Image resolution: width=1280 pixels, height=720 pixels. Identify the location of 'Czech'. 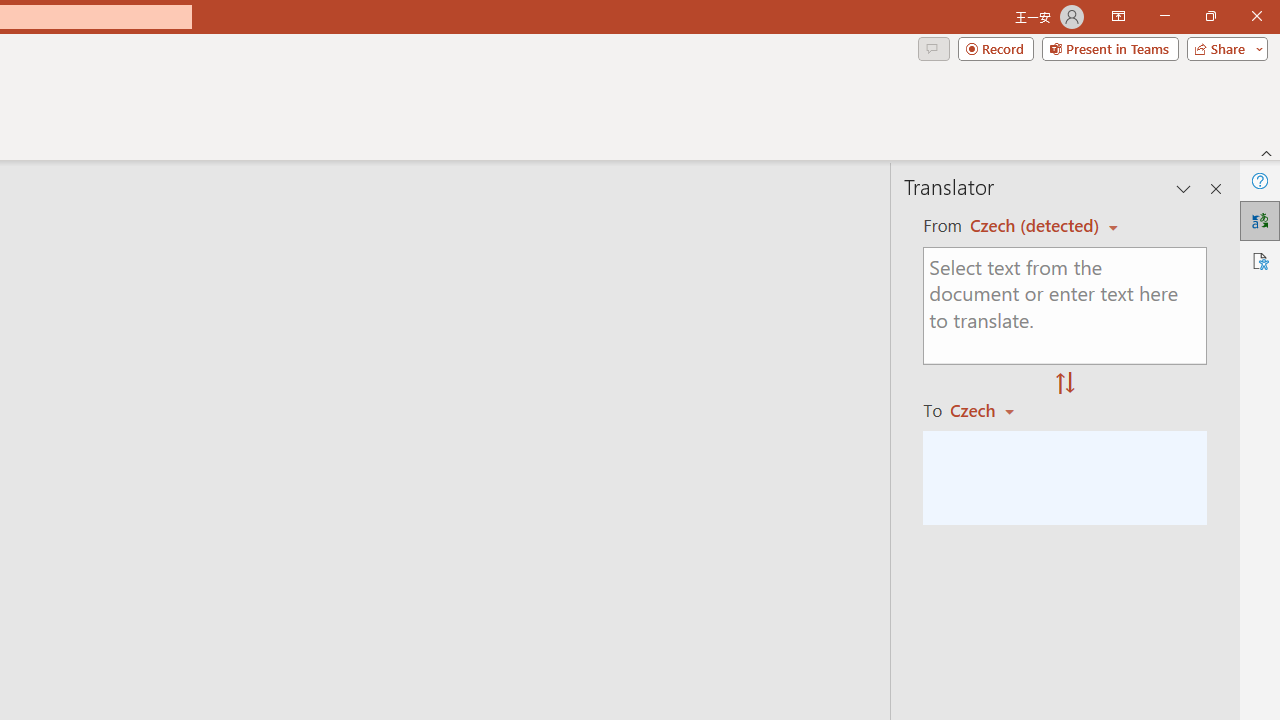
(991, 409).